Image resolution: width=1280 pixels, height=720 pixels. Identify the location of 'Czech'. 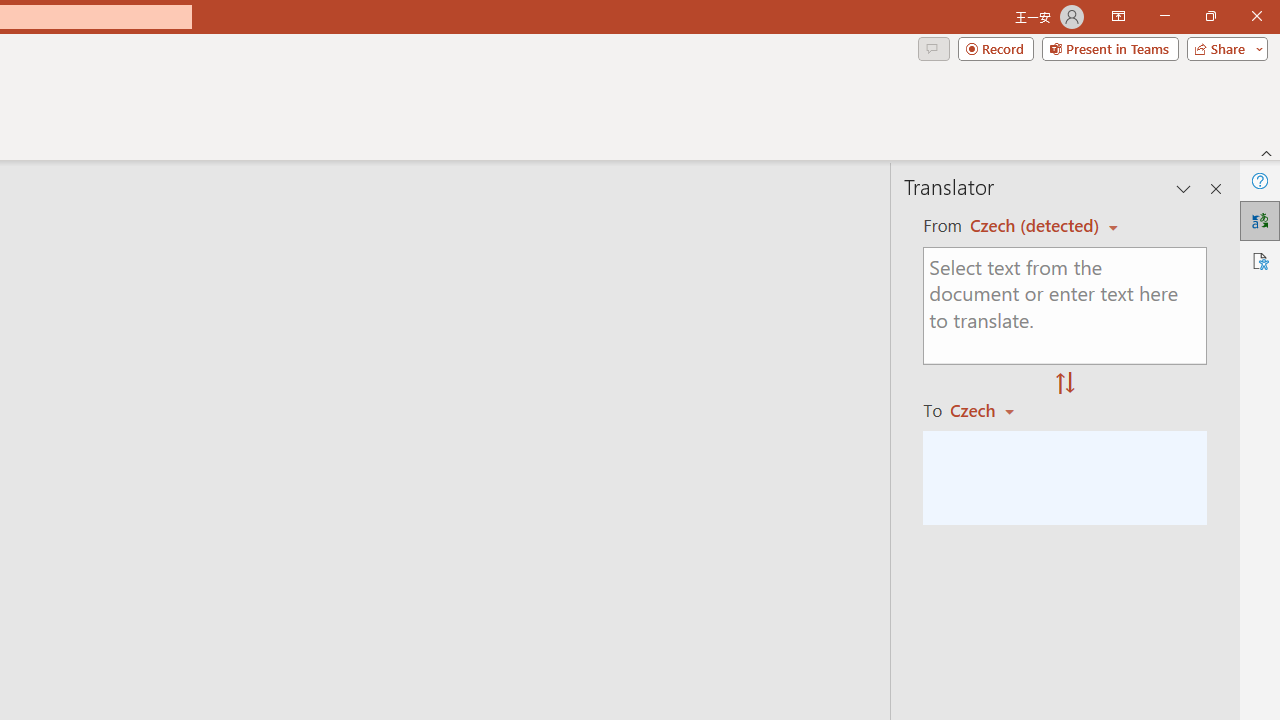
(991, 409).